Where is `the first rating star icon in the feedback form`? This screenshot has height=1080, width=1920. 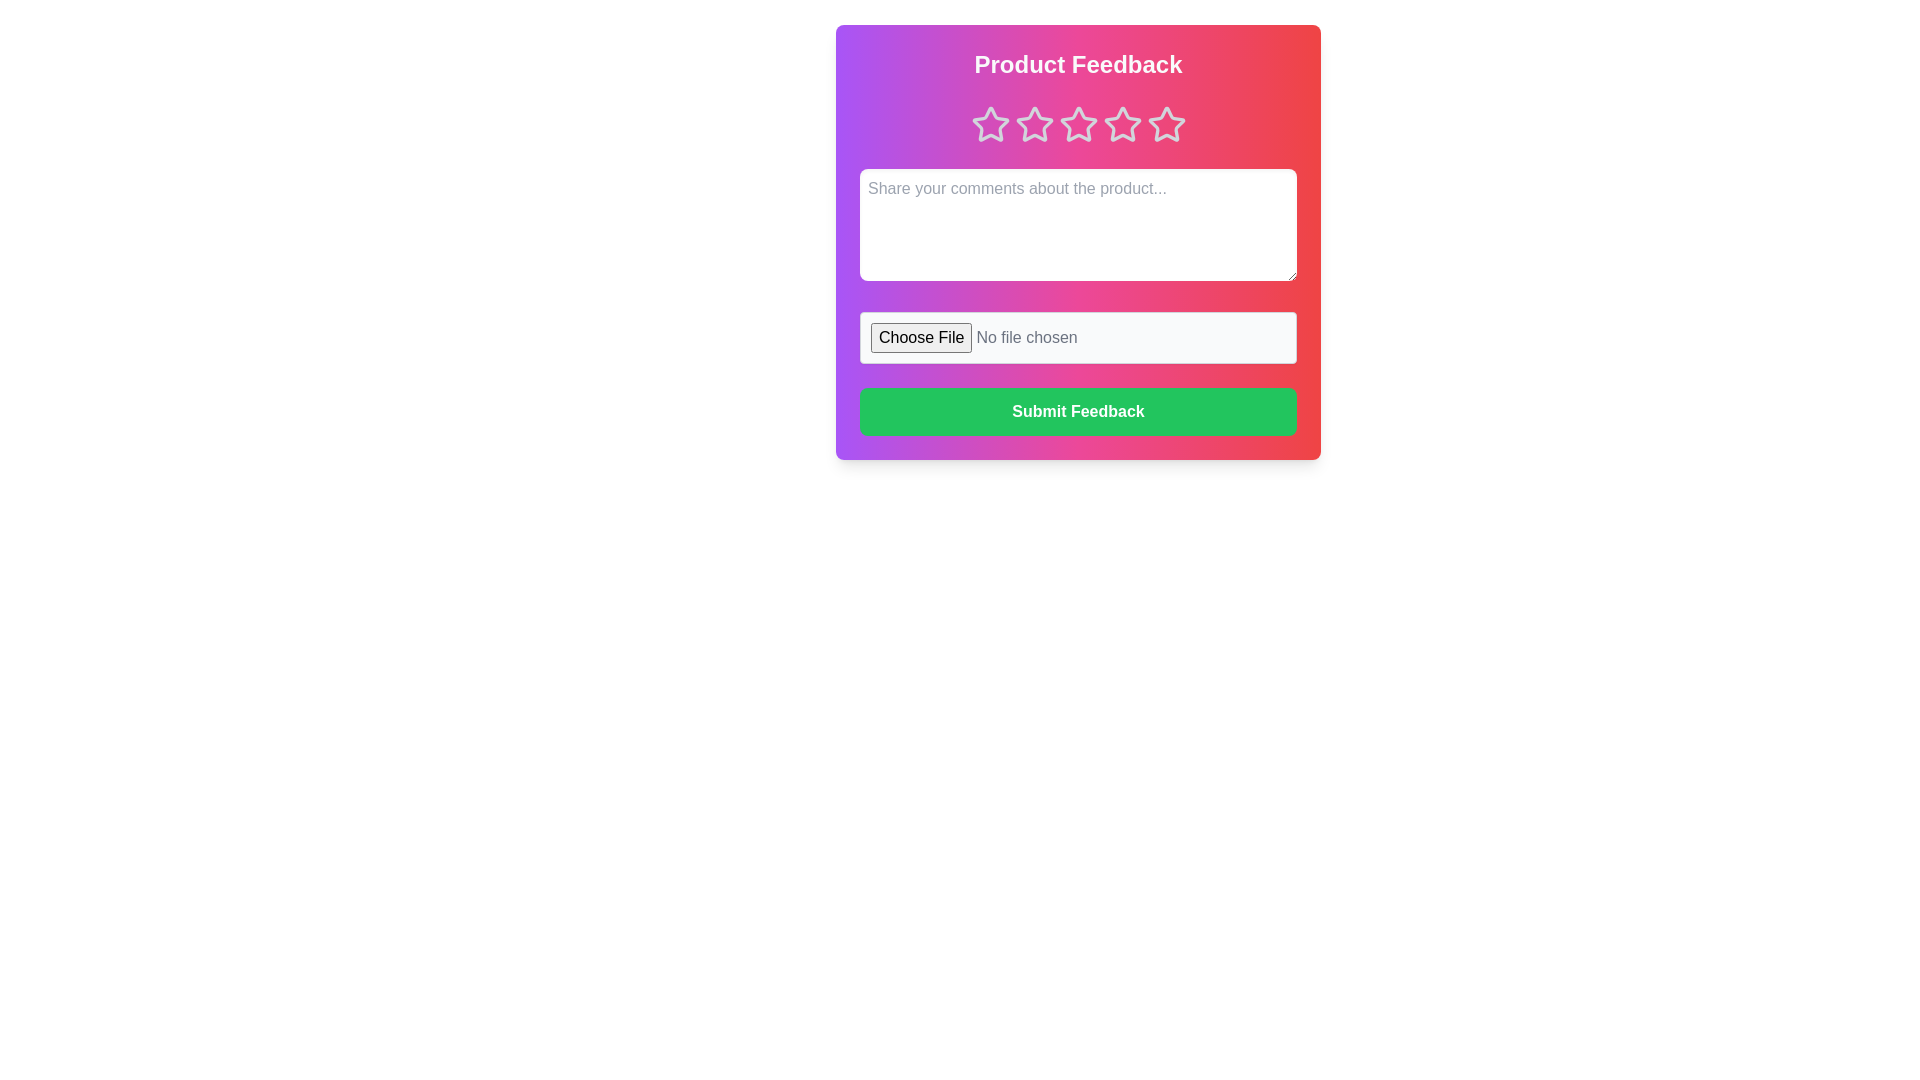 the first rating star icon in the feedback form is located at coordinates (990, 124).